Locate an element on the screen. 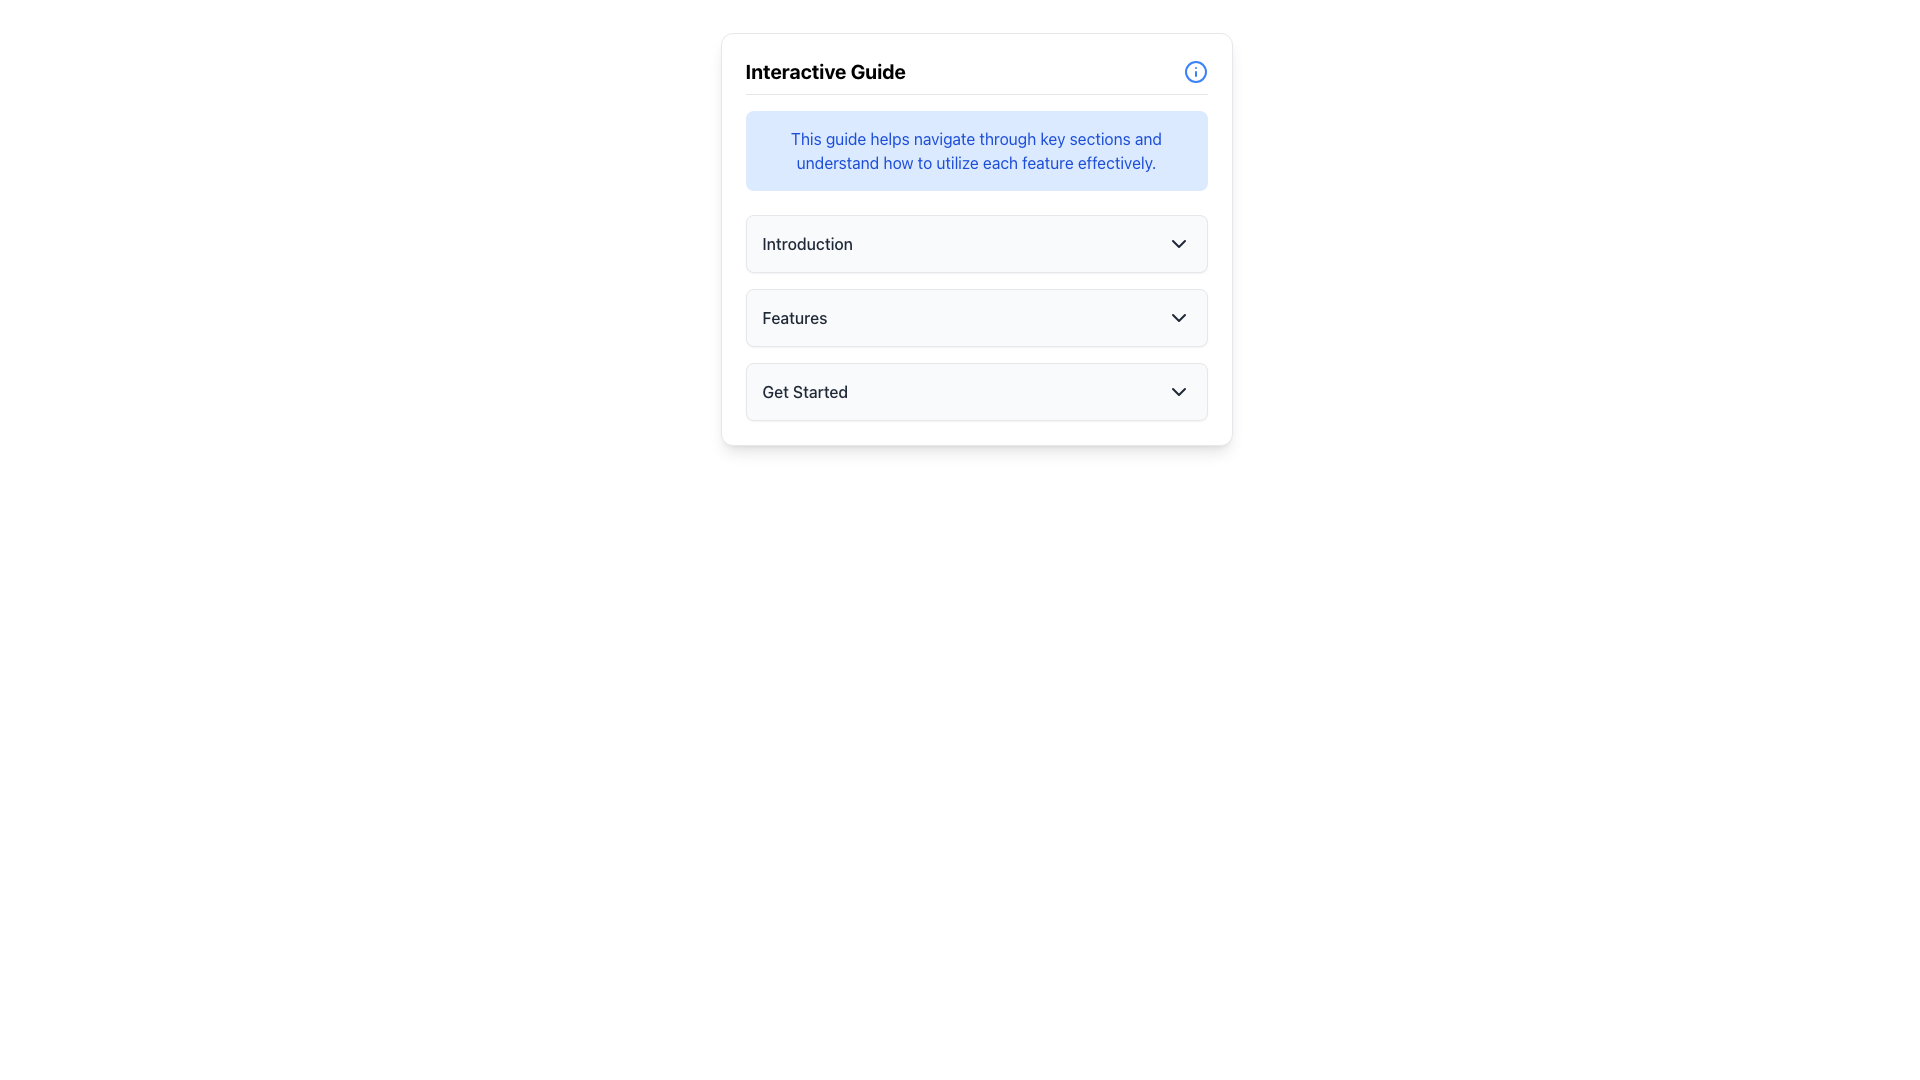 The image size is (1920, 1080). the Chevron Down icon located on the far right side of the 'Features' text is located at coordinates (1178, 316).